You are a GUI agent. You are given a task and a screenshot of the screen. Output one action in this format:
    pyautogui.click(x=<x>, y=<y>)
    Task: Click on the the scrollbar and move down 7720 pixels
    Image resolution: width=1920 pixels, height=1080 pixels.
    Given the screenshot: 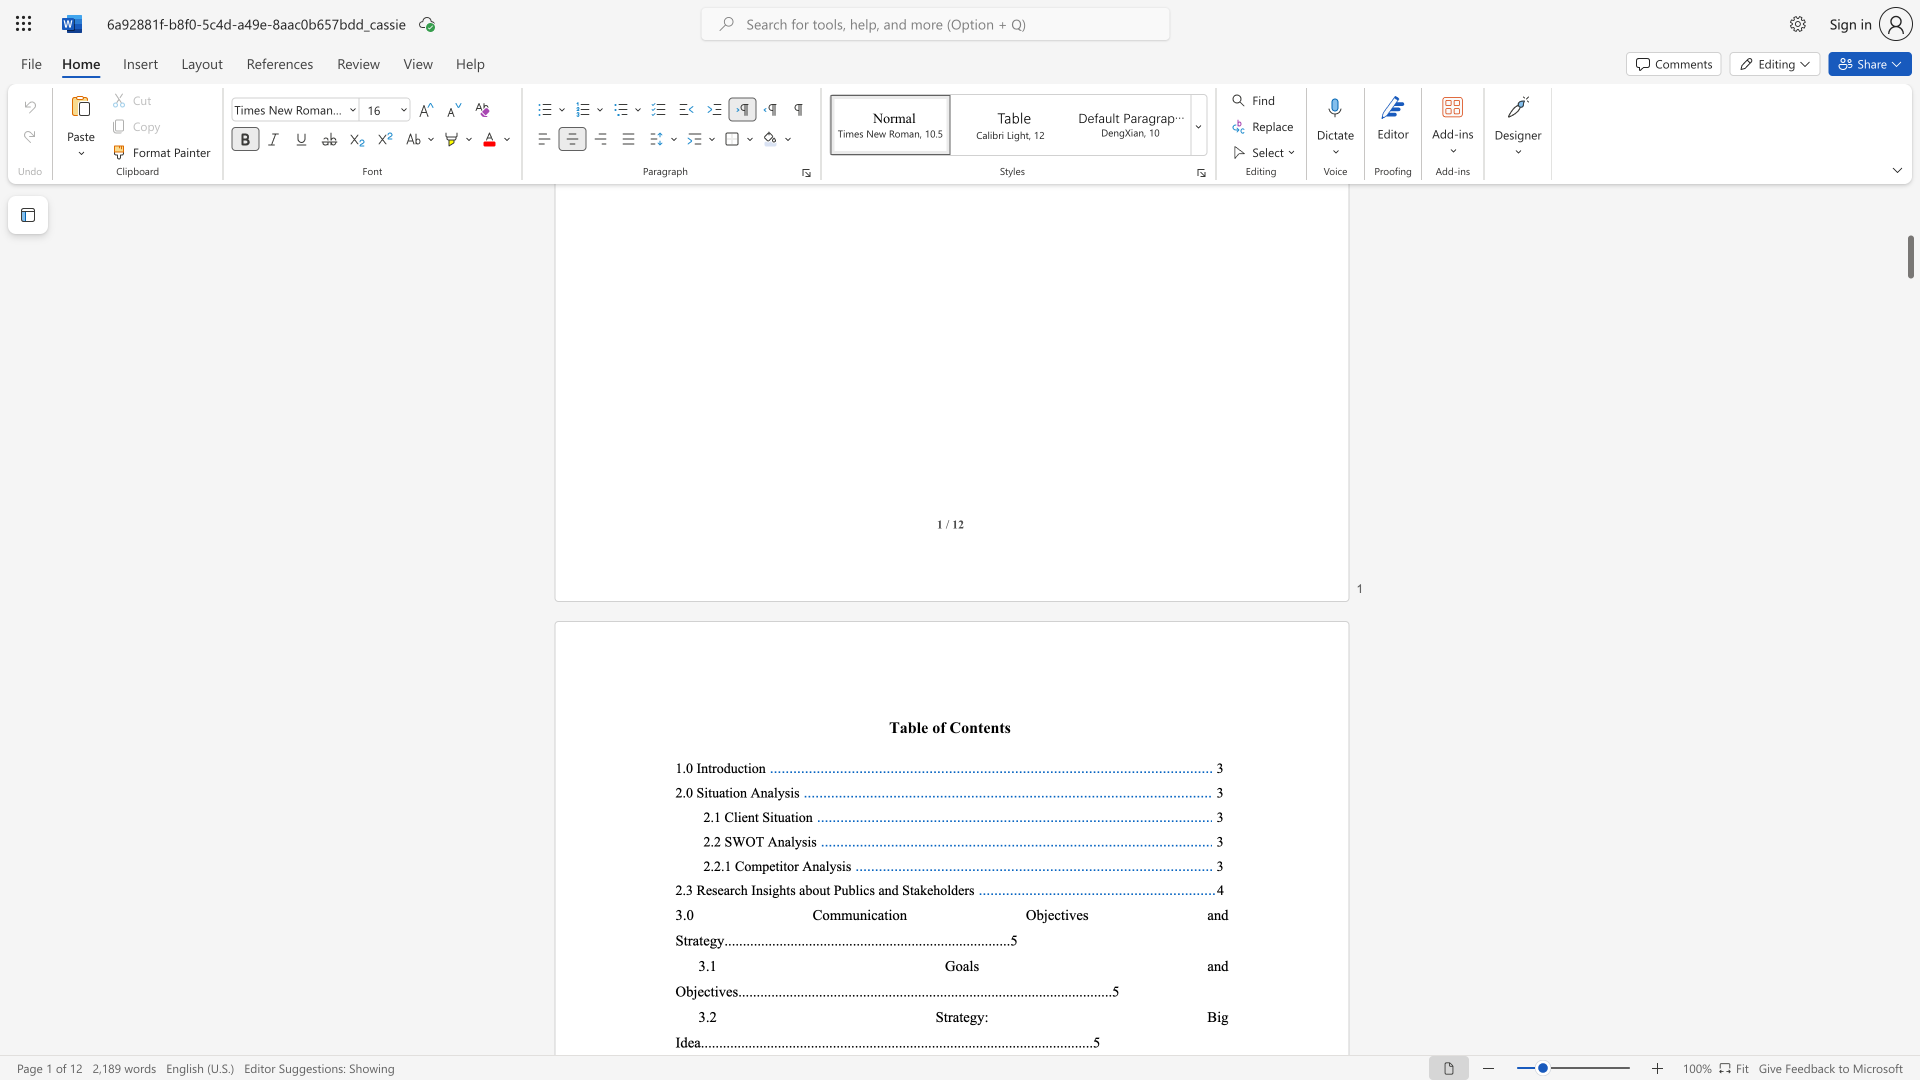 What is the action you would take?
    pyautogui.click(x=1909, y=256)
    